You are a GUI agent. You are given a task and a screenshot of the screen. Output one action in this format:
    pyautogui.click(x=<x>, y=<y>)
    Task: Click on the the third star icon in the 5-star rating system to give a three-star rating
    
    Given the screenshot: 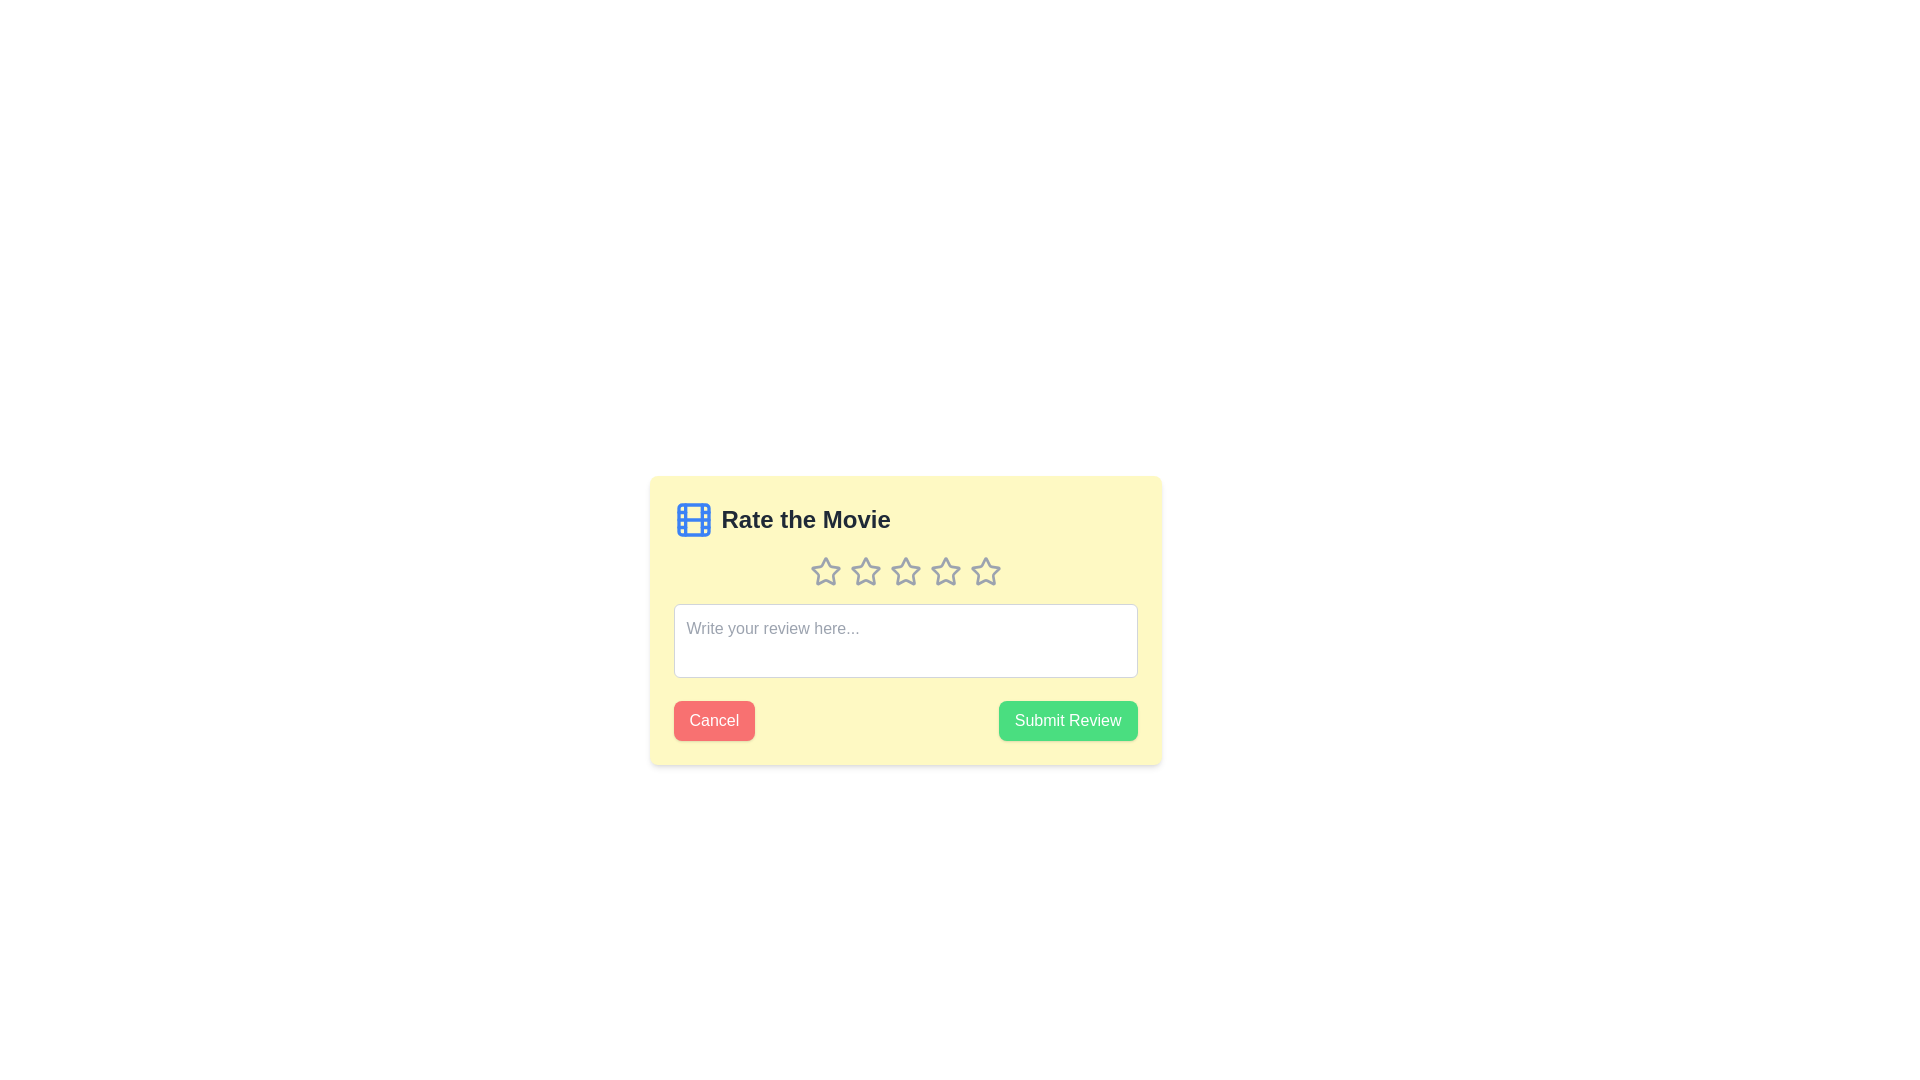 What is the action you would take?
    pyautogui.click(x=944, y=570)
    